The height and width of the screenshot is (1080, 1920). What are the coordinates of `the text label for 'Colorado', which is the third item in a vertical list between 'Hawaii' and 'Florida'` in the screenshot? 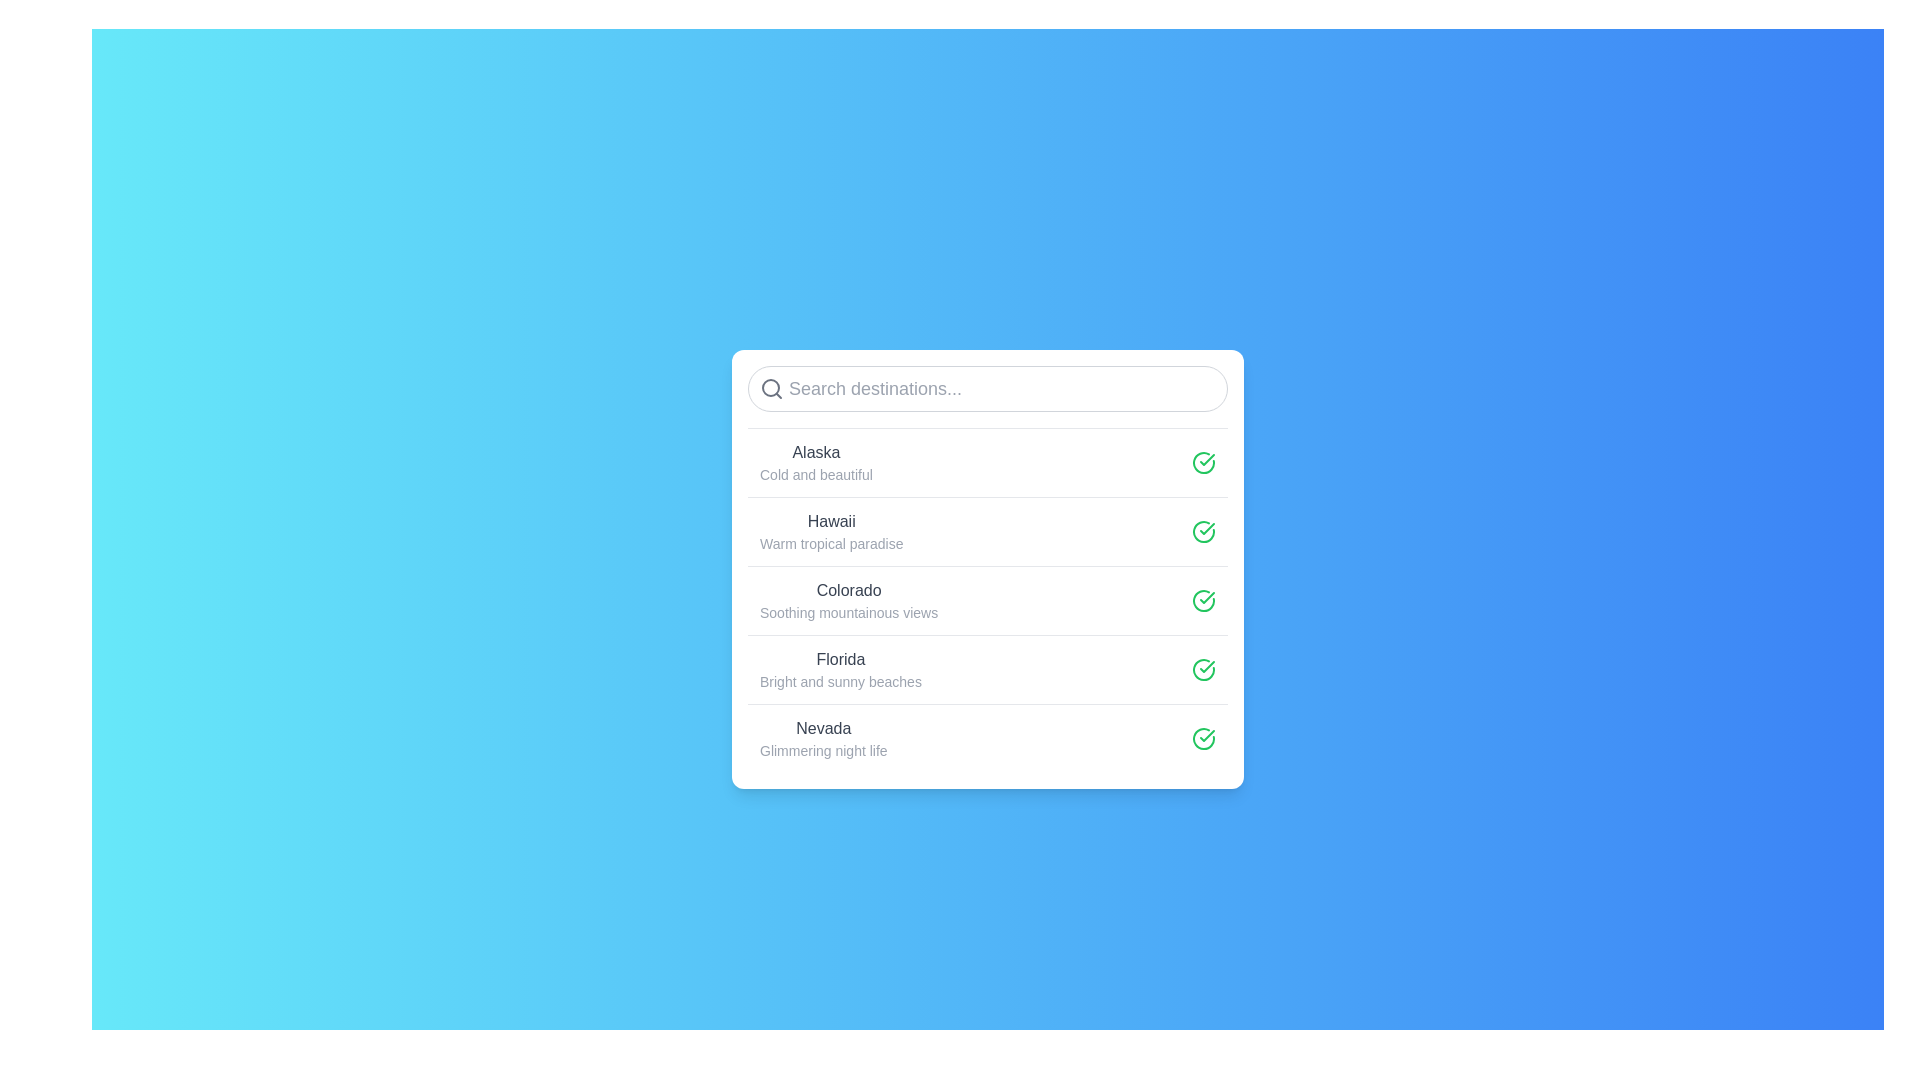 It's located at (849, 599).